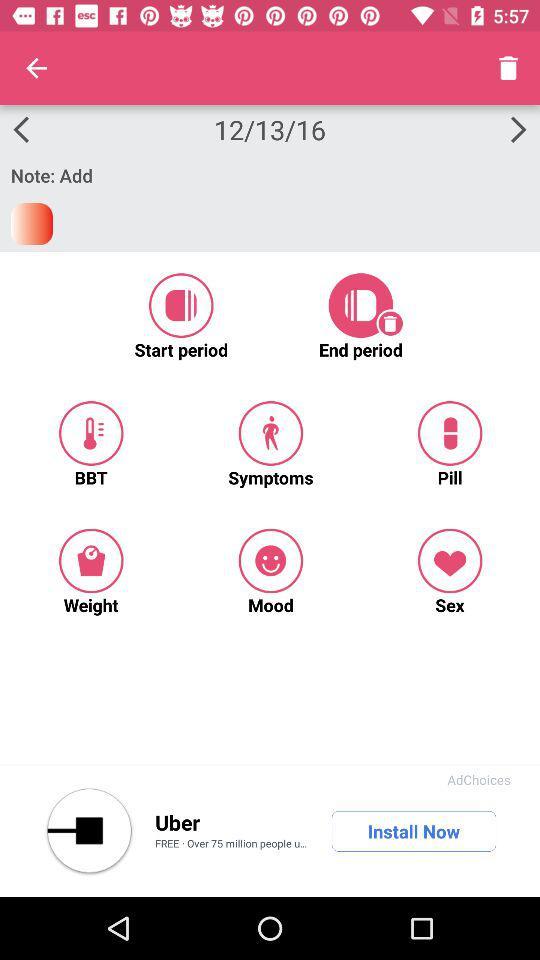  Describe the element at coordinates (232, 844) in the screenshot. I see `free over 75 item` at that location.